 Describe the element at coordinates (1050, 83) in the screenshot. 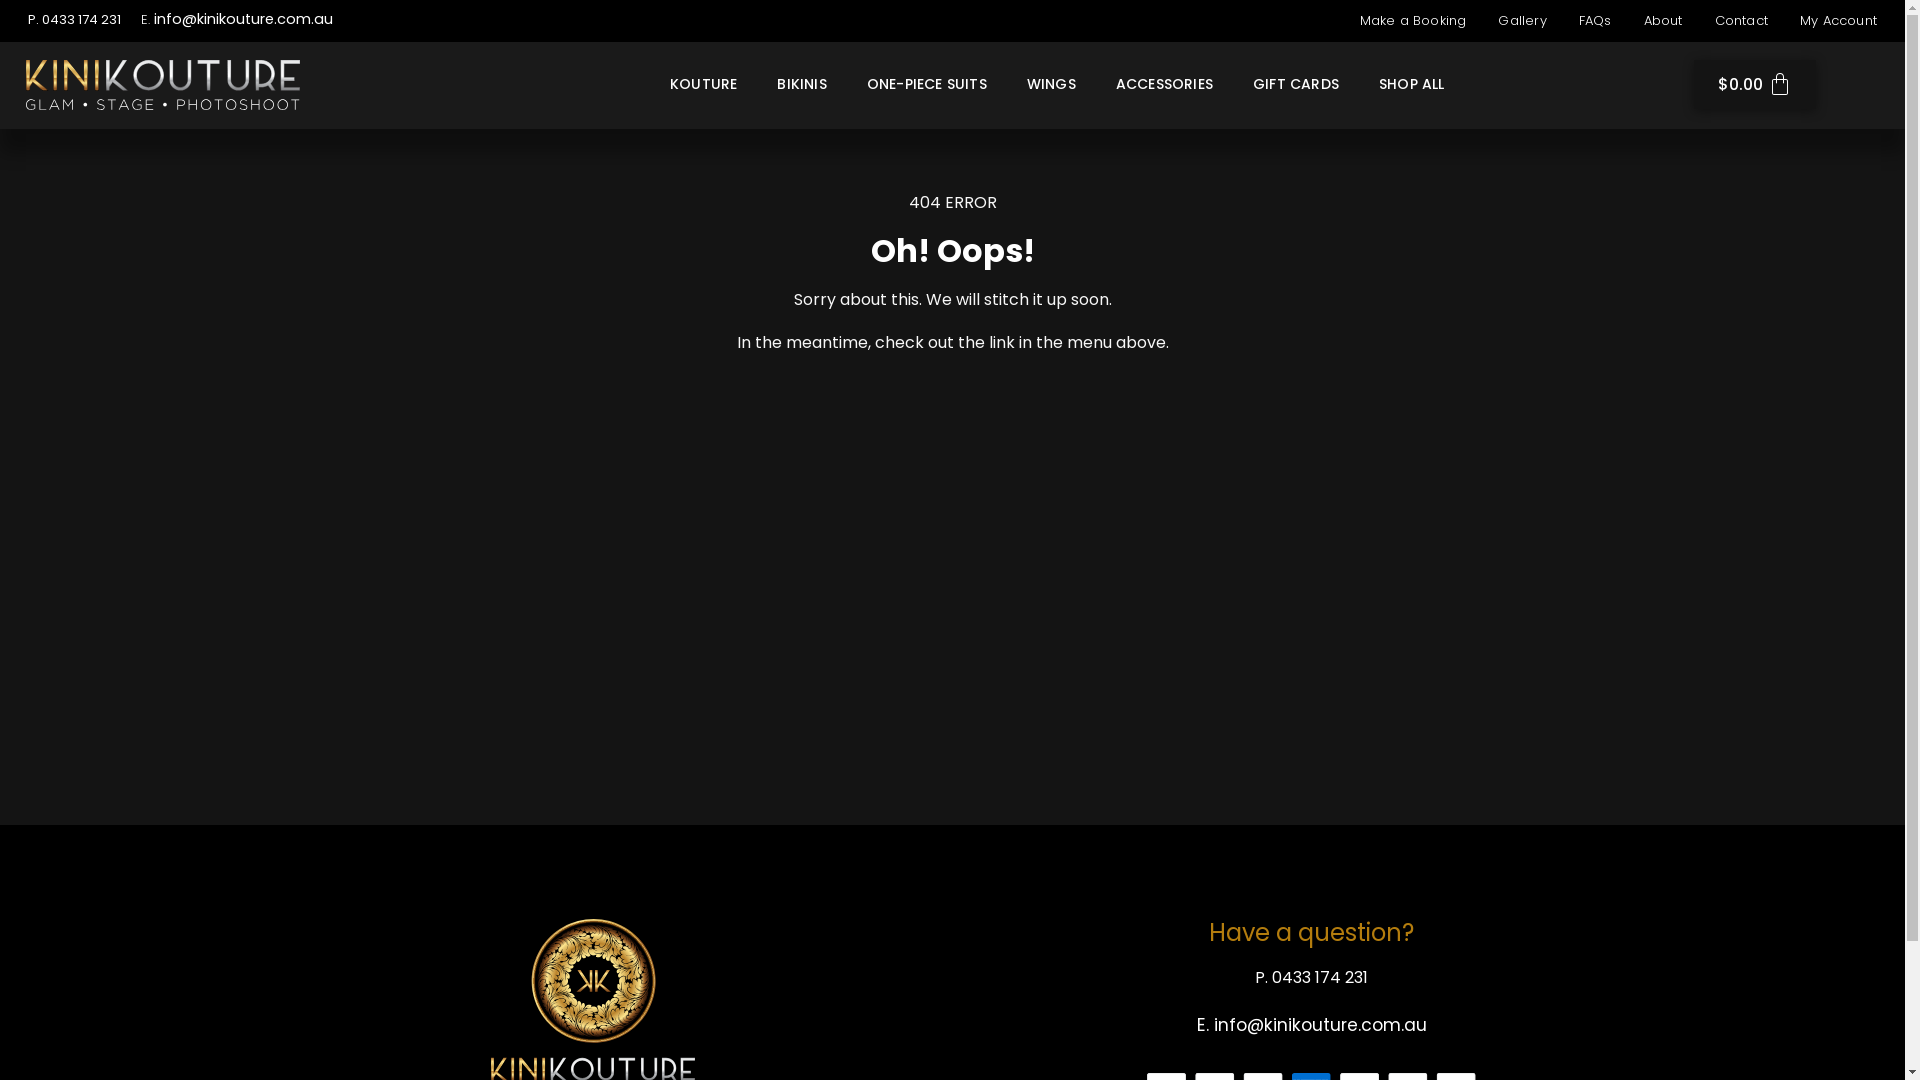

I see `'WINGS'` at that location.